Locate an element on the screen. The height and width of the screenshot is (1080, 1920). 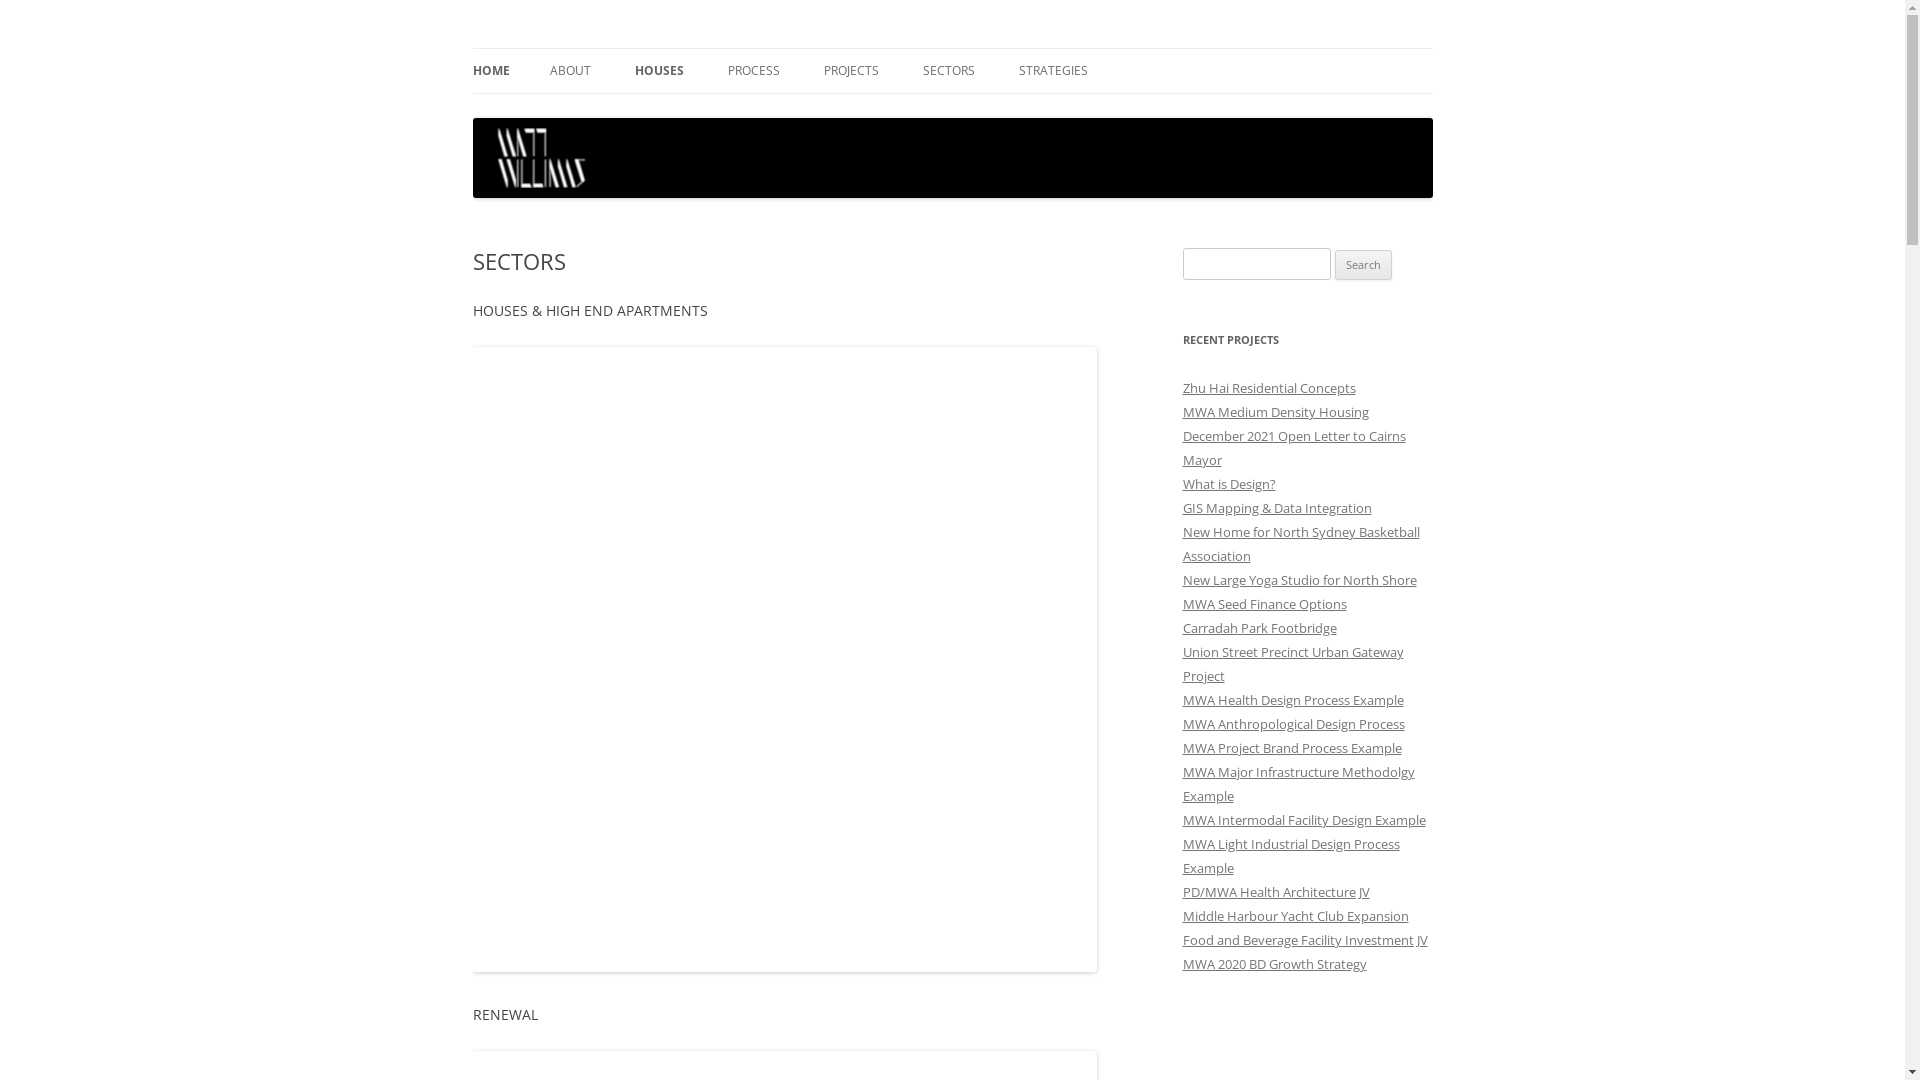
'MWA Project Brand Process Example' is located at coordinates (1291, 748).